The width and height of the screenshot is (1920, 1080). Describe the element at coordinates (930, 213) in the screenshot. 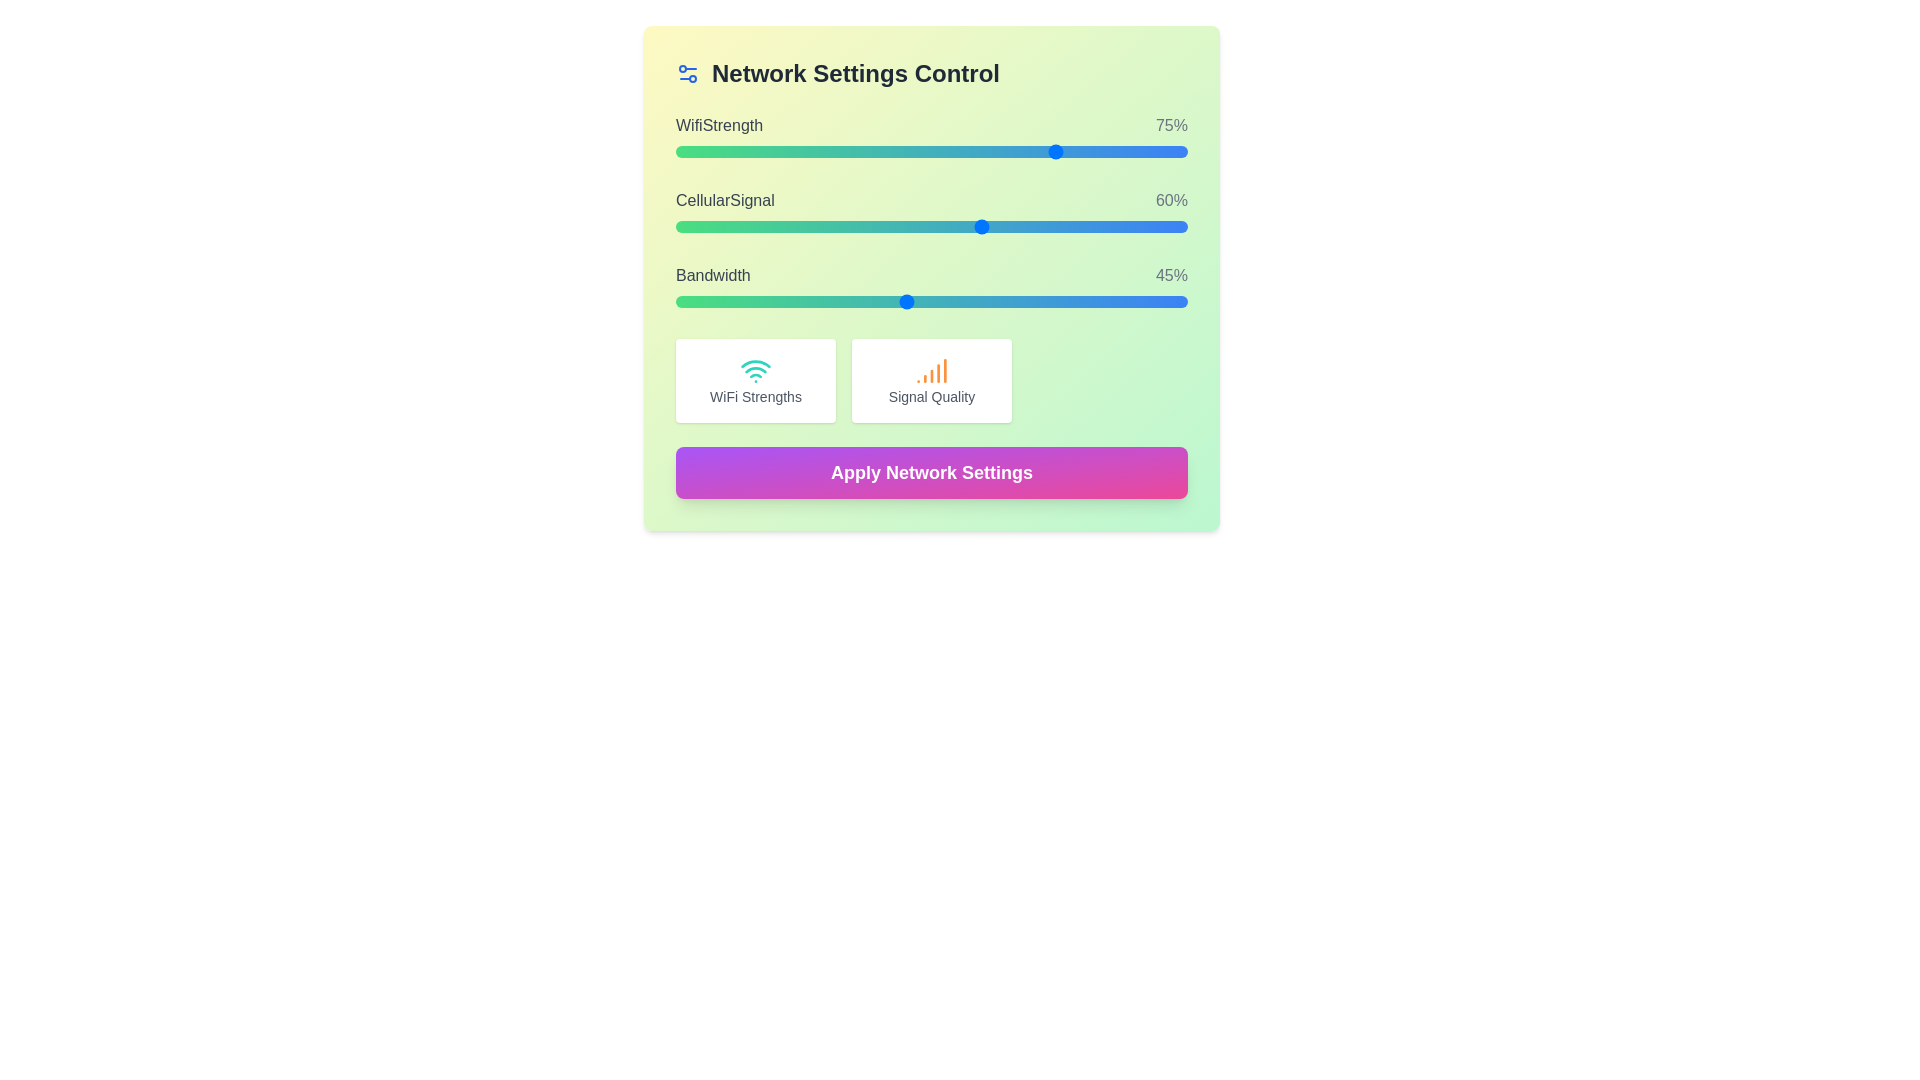

I see `the labels or percentages in the Interactive panel with sliders and indicators for WiFi Strength, Cellular Signal, and Bandwidth` at that location.